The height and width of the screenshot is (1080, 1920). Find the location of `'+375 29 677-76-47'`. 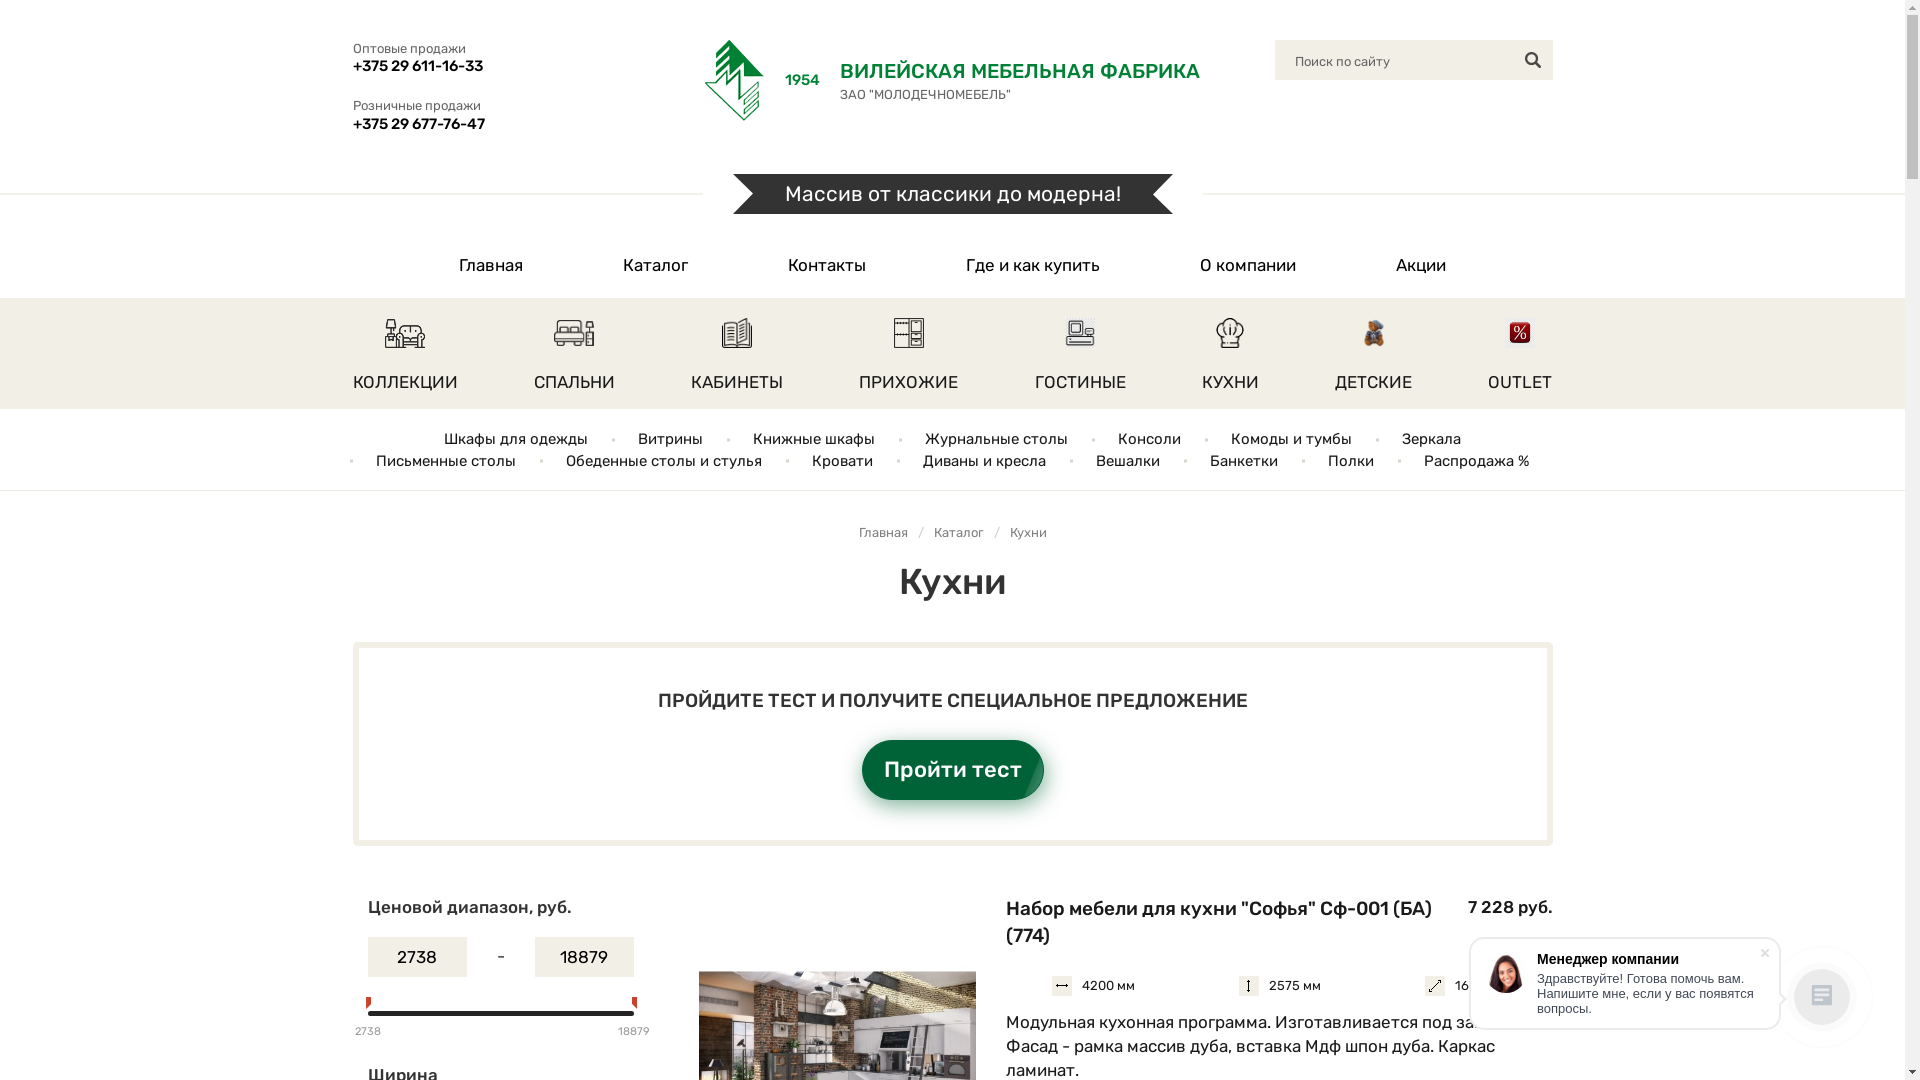

'+375 29 677-76-47' is located at coordinates (490, 123).